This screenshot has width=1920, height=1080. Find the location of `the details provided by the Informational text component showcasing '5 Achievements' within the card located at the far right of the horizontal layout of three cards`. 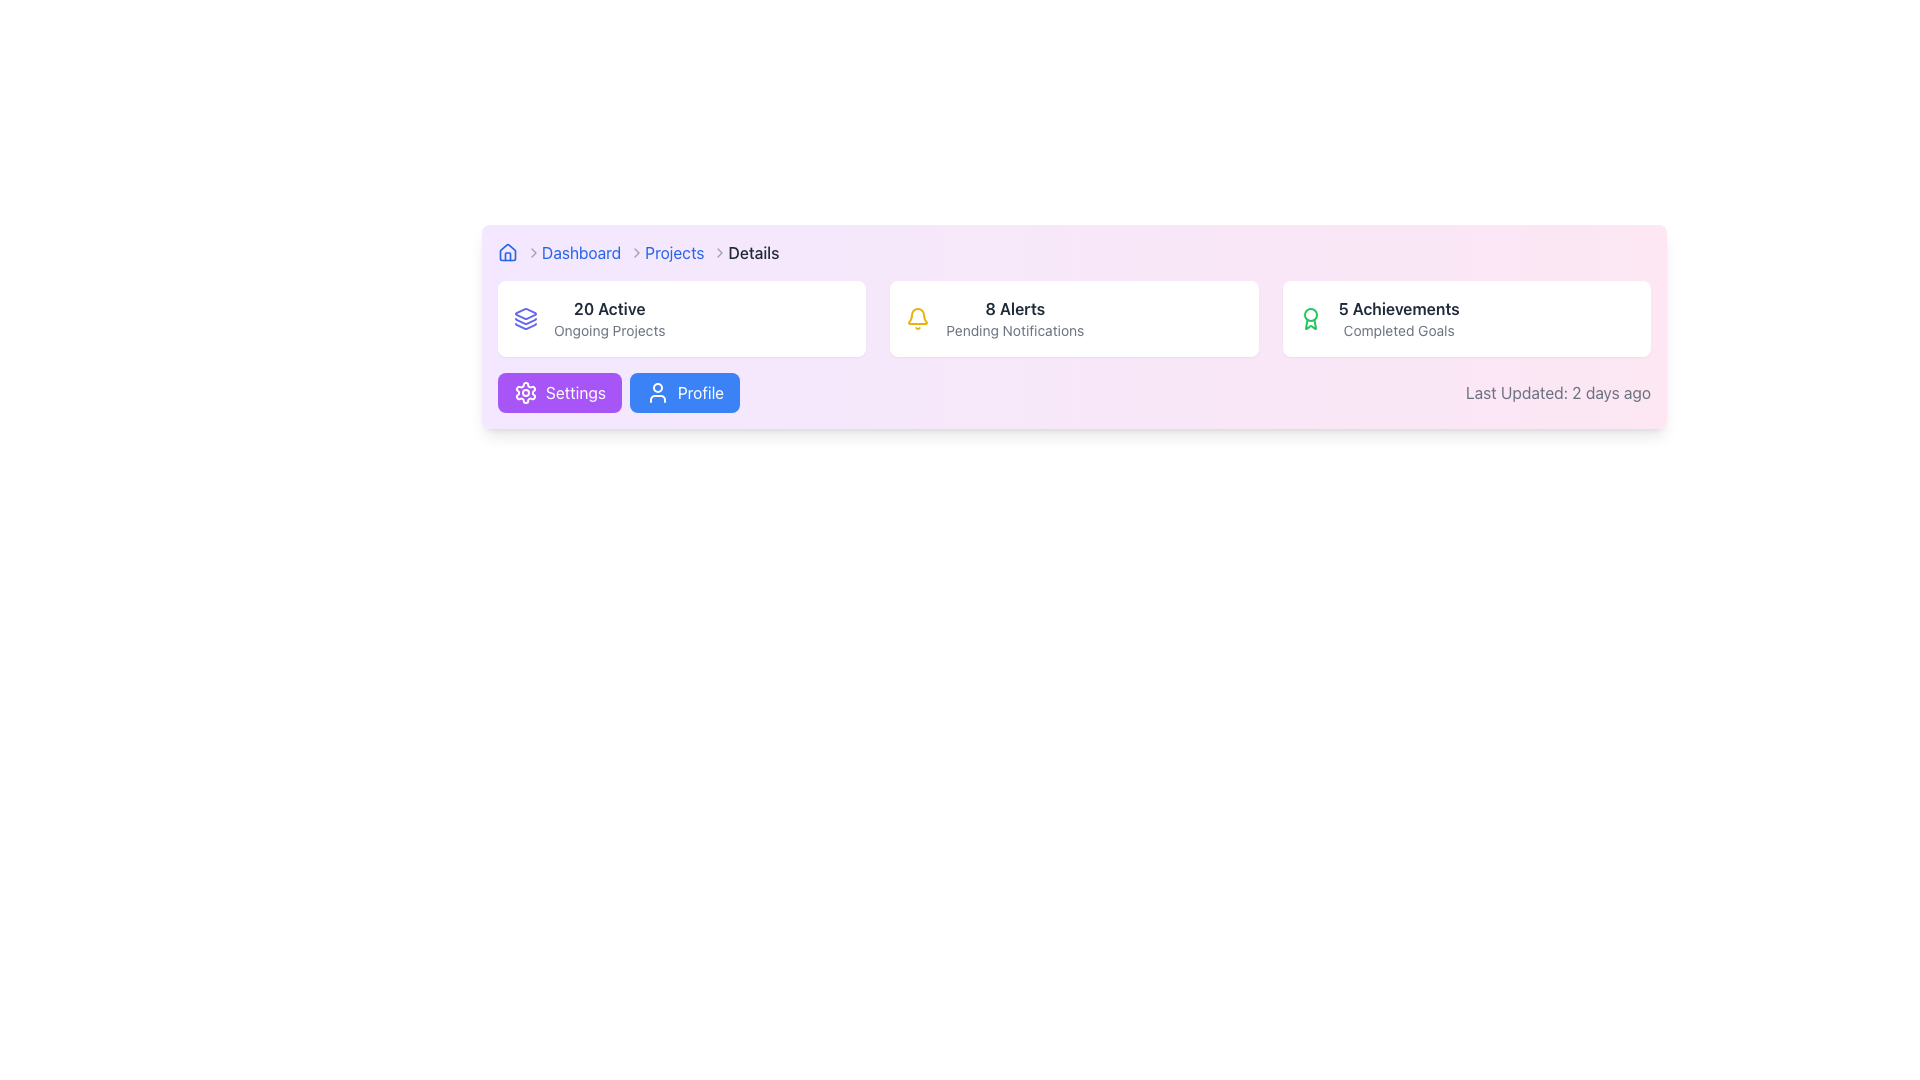

the details provided by the Informational text component showcasing '5 Achievements' within the card located at the far right of the horizontal layout of three cards is located at coordinates (1398, 318).